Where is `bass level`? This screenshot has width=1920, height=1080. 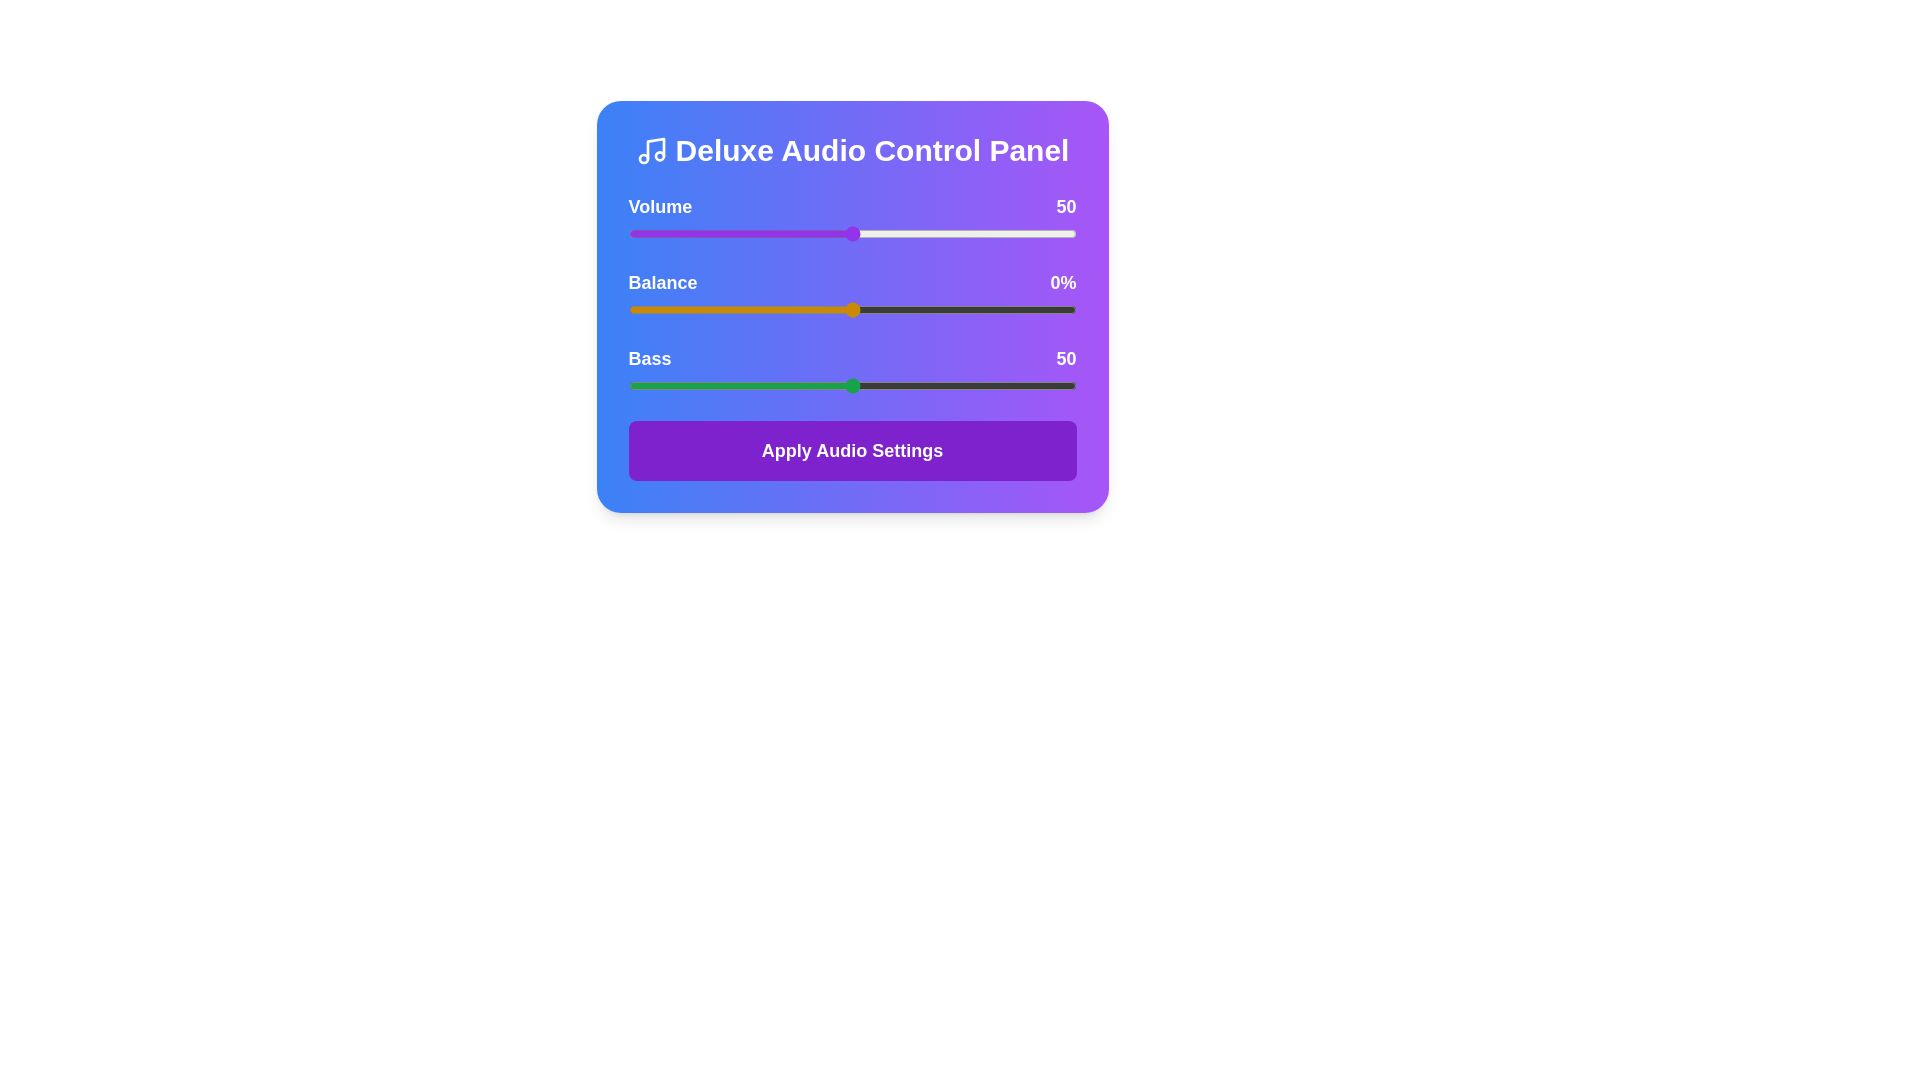
bass level is located at coordinates (793, 385).